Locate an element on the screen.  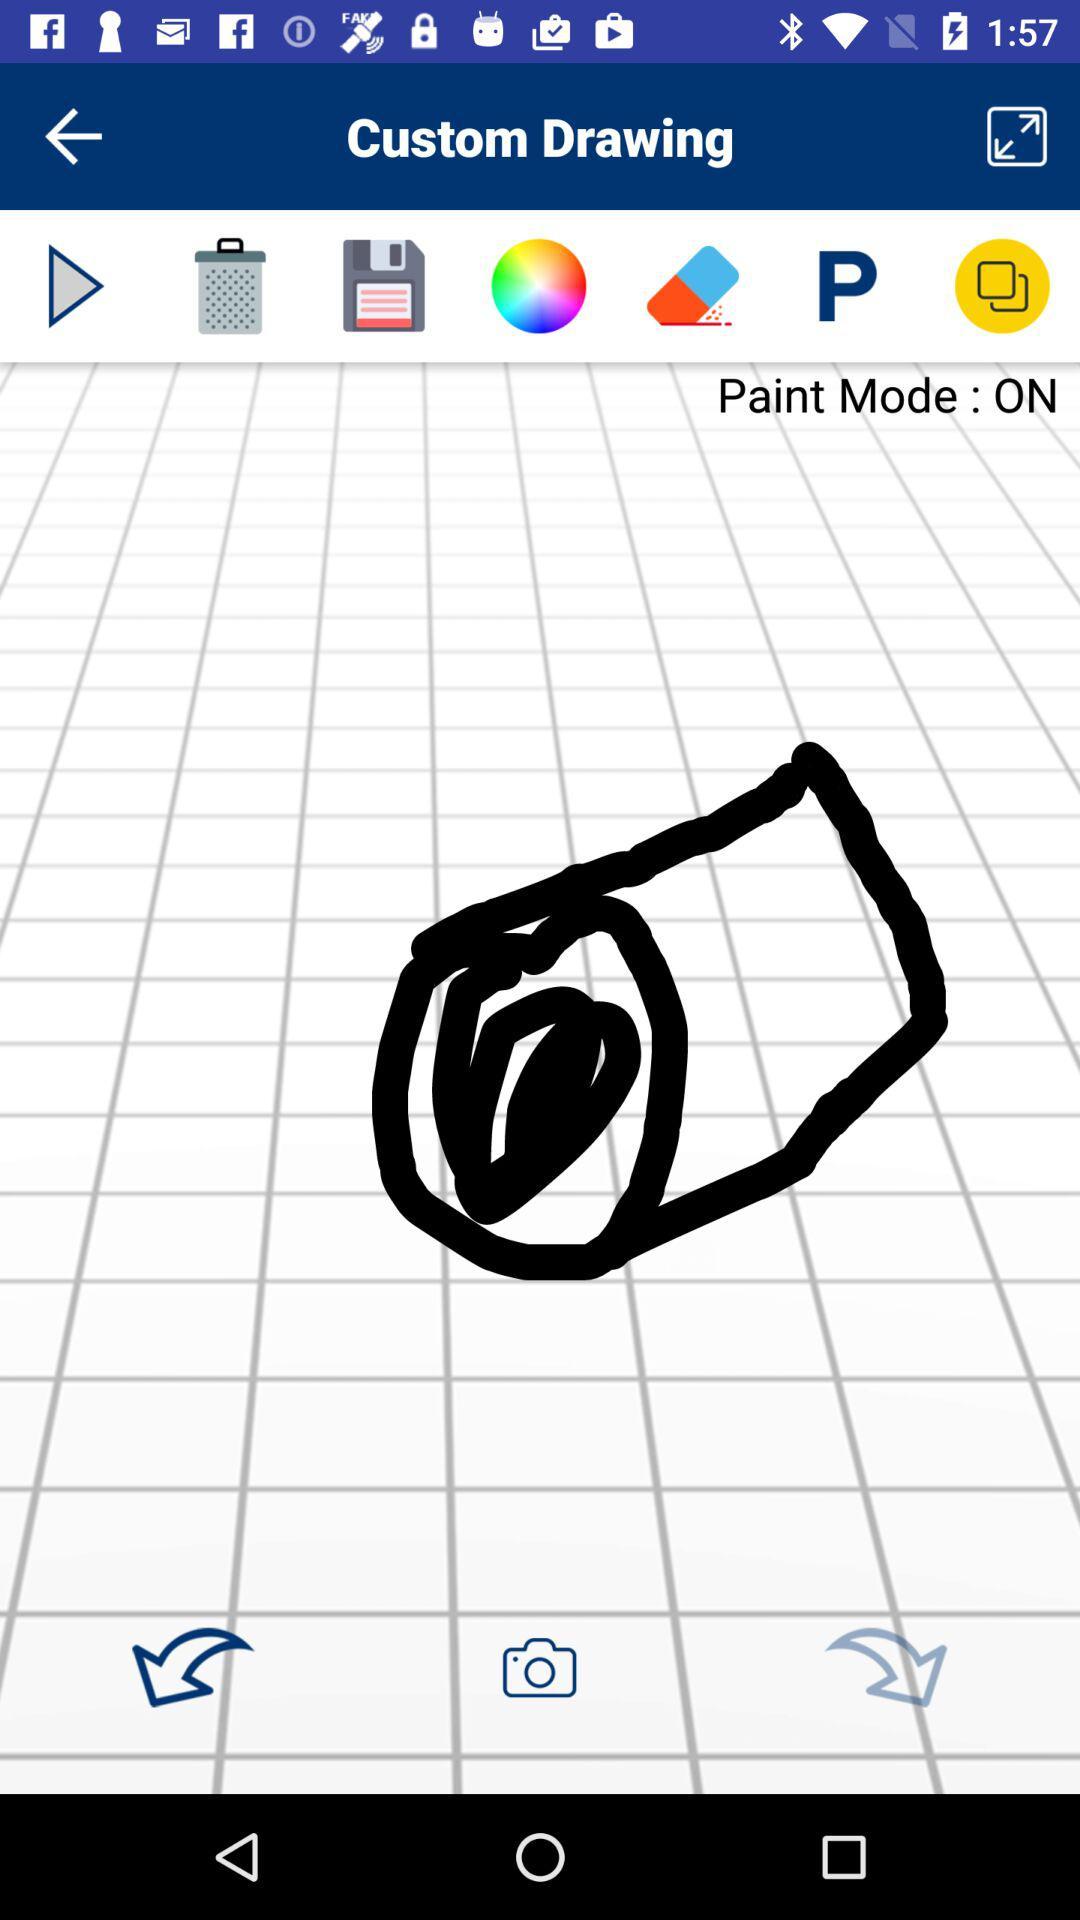
the avatar icon is located at coordinates (537, 285).